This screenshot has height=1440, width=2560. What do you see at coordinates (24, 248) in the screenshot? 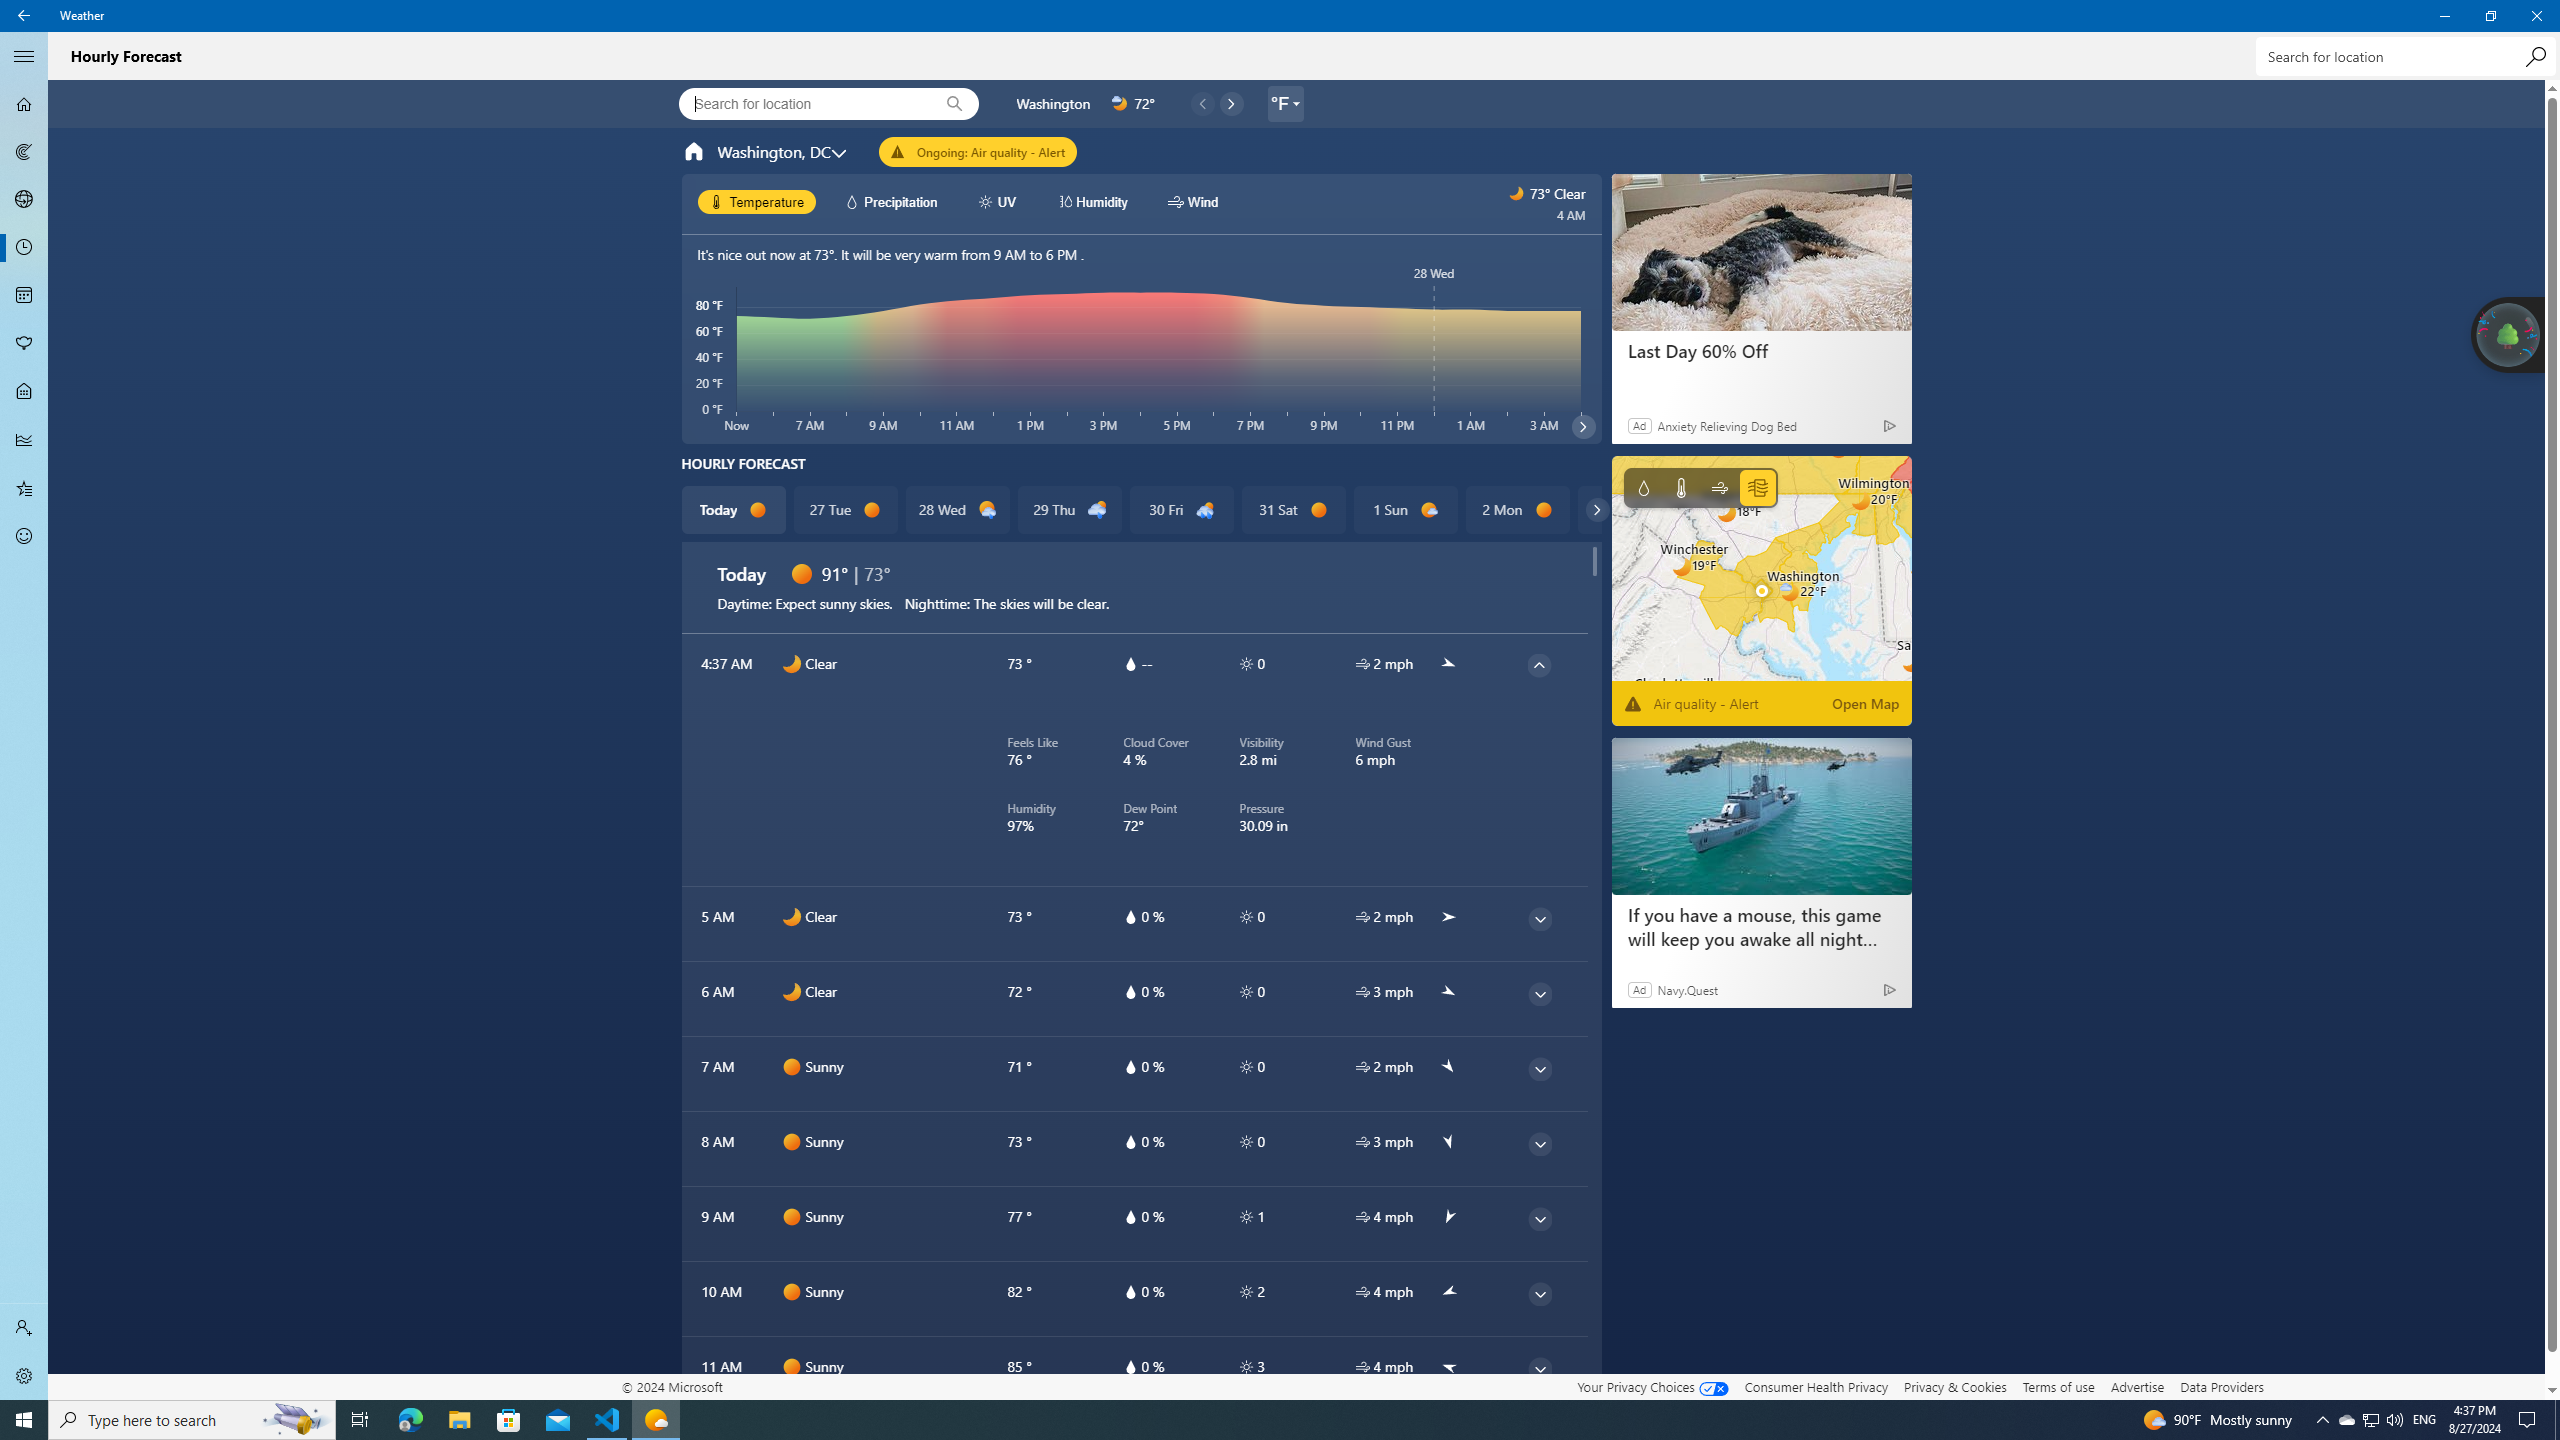
I see `'Hourly Forecast - Not Selected'` at bounding box center [24, 248].